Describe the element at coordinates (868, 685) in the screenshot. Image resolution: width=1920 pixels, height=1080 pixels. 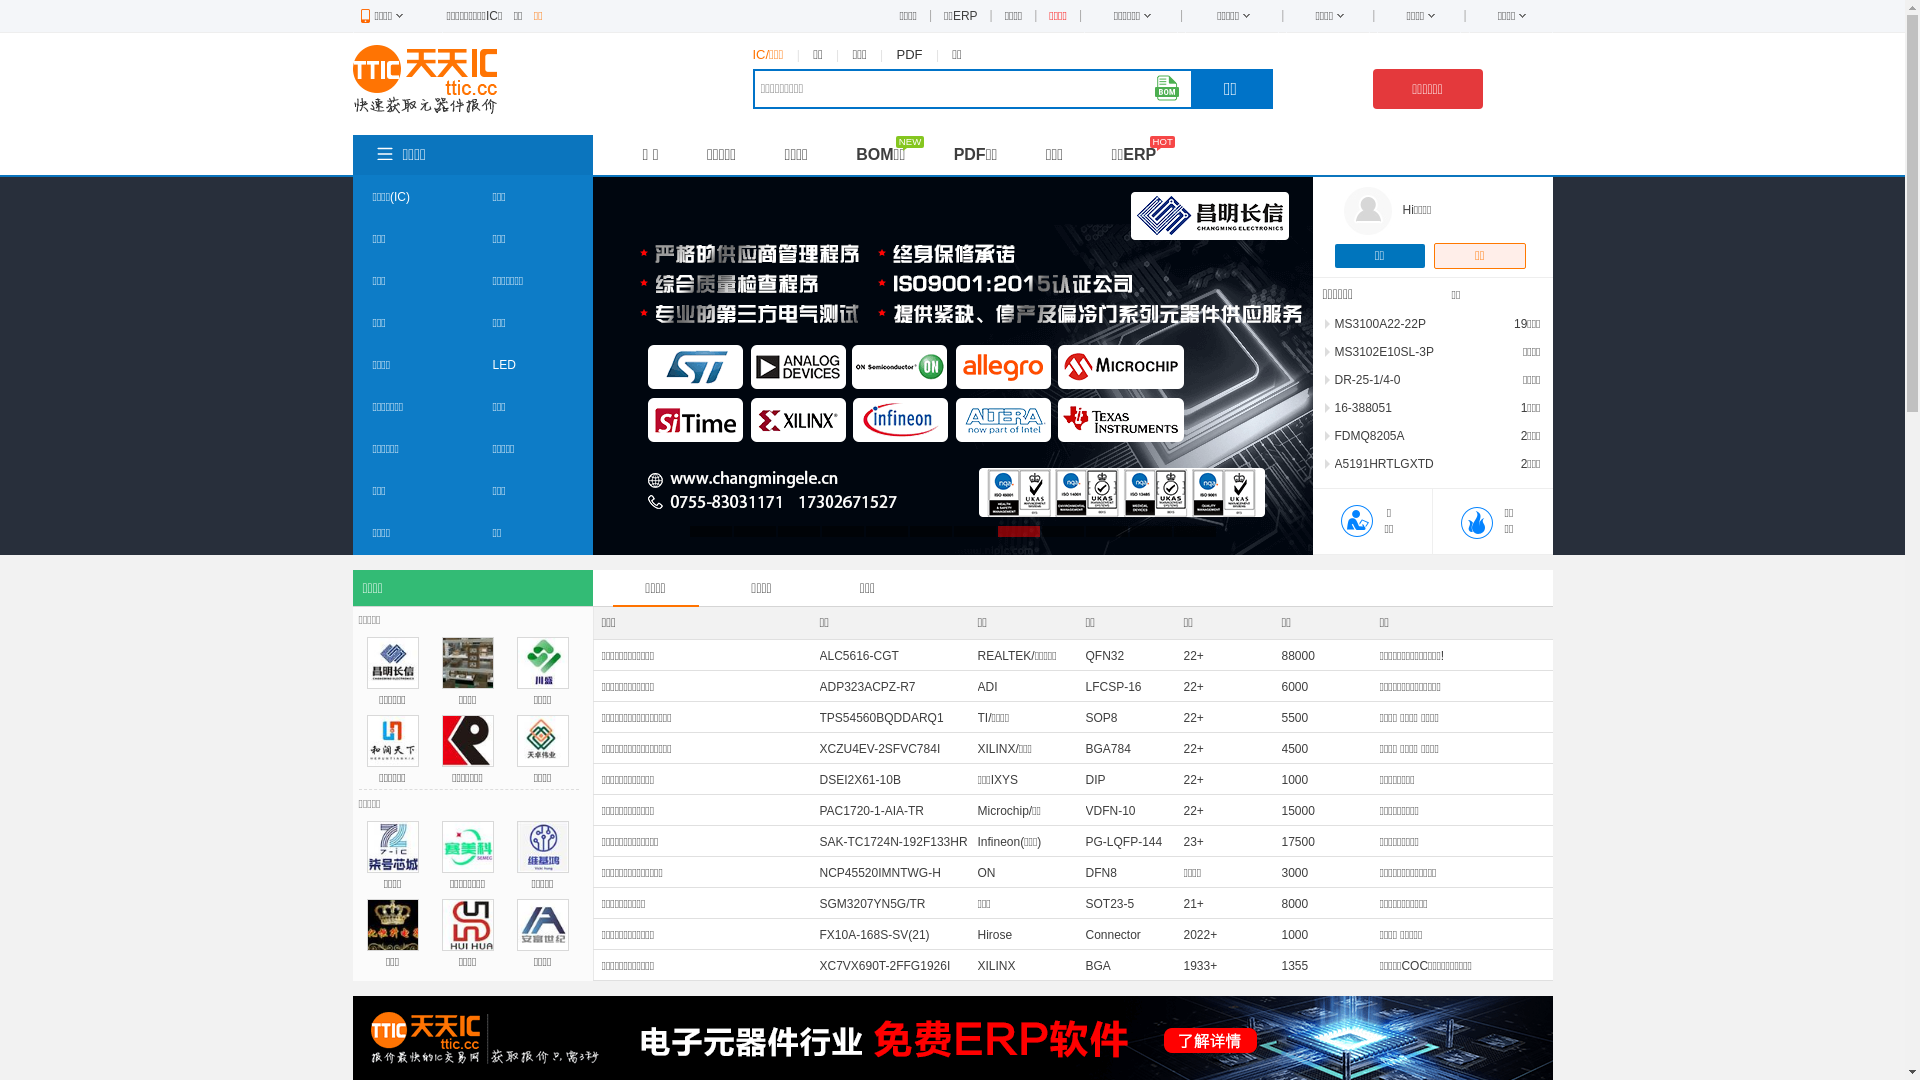
I see `'ADP323ACPZ-R7'` at that location.